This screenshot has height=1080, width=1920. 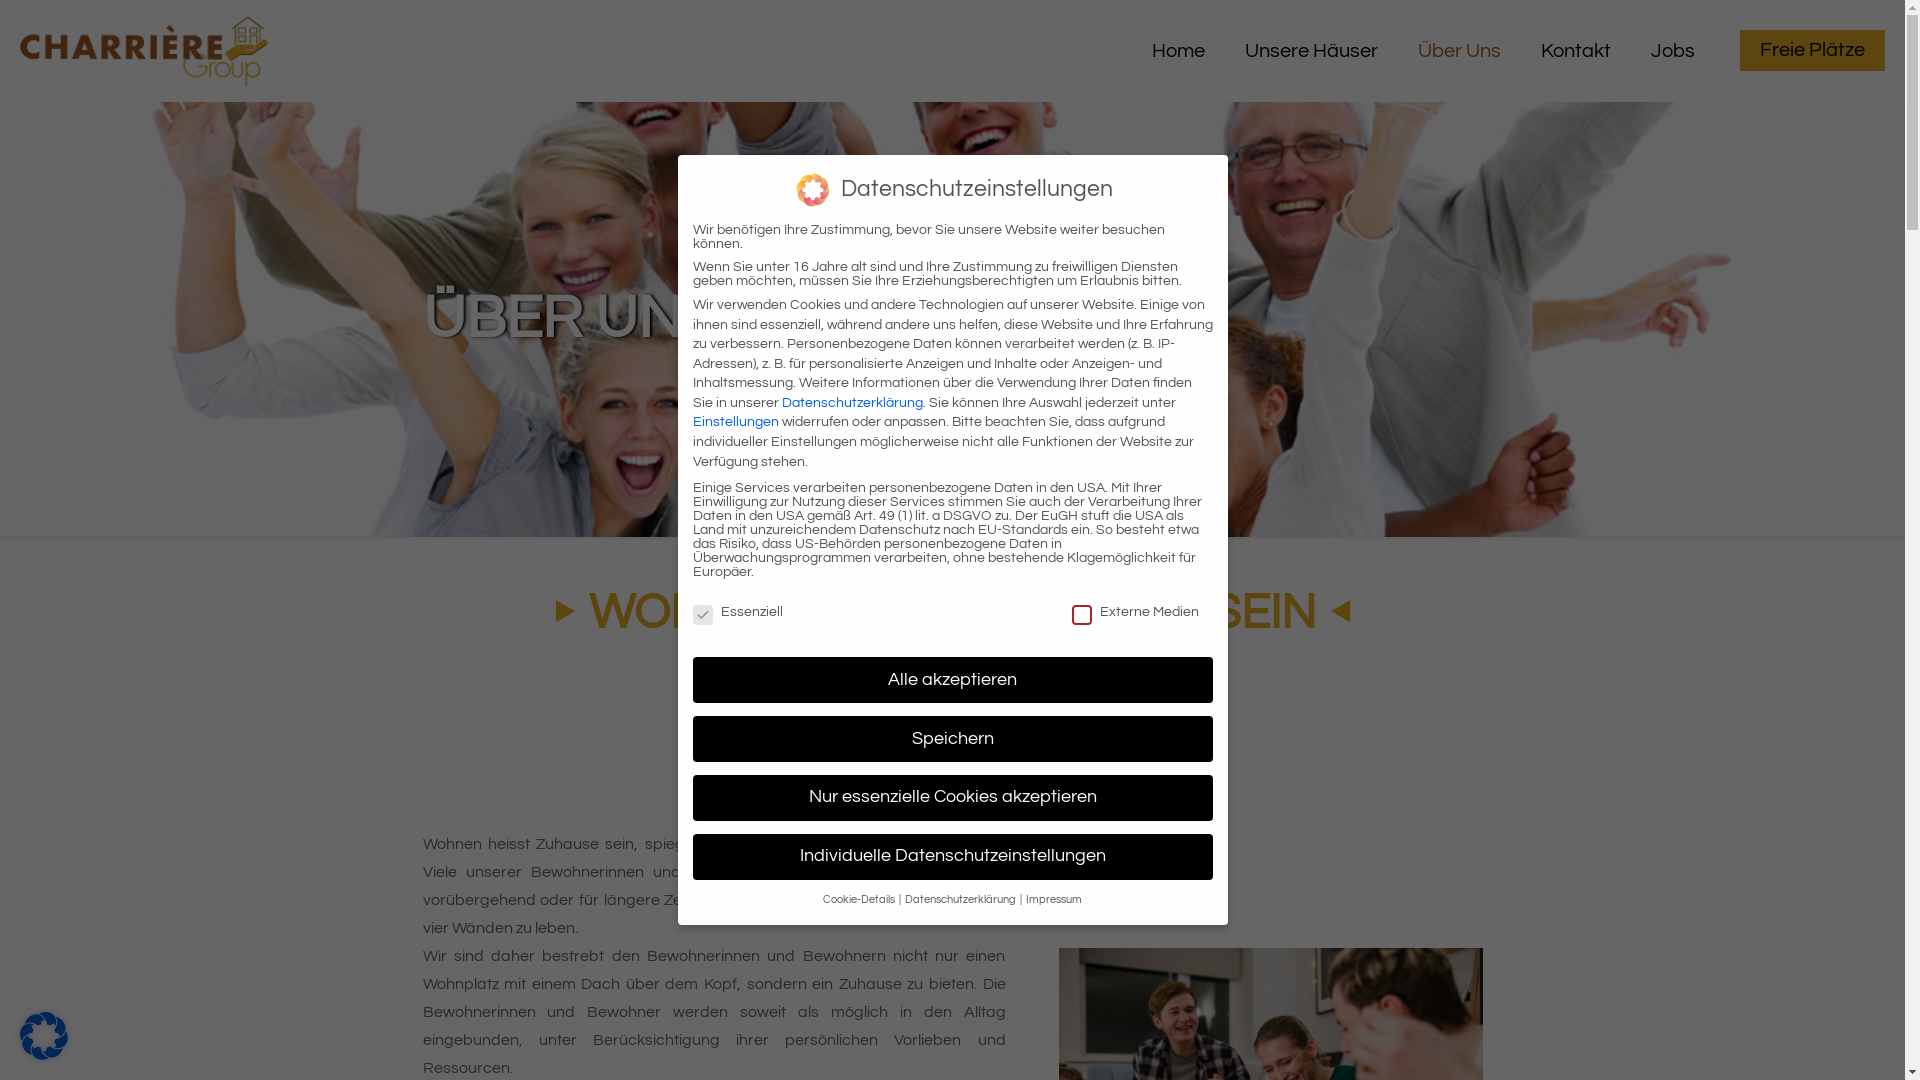 I want to click on 'Speichern', so click(x=950, y=739).